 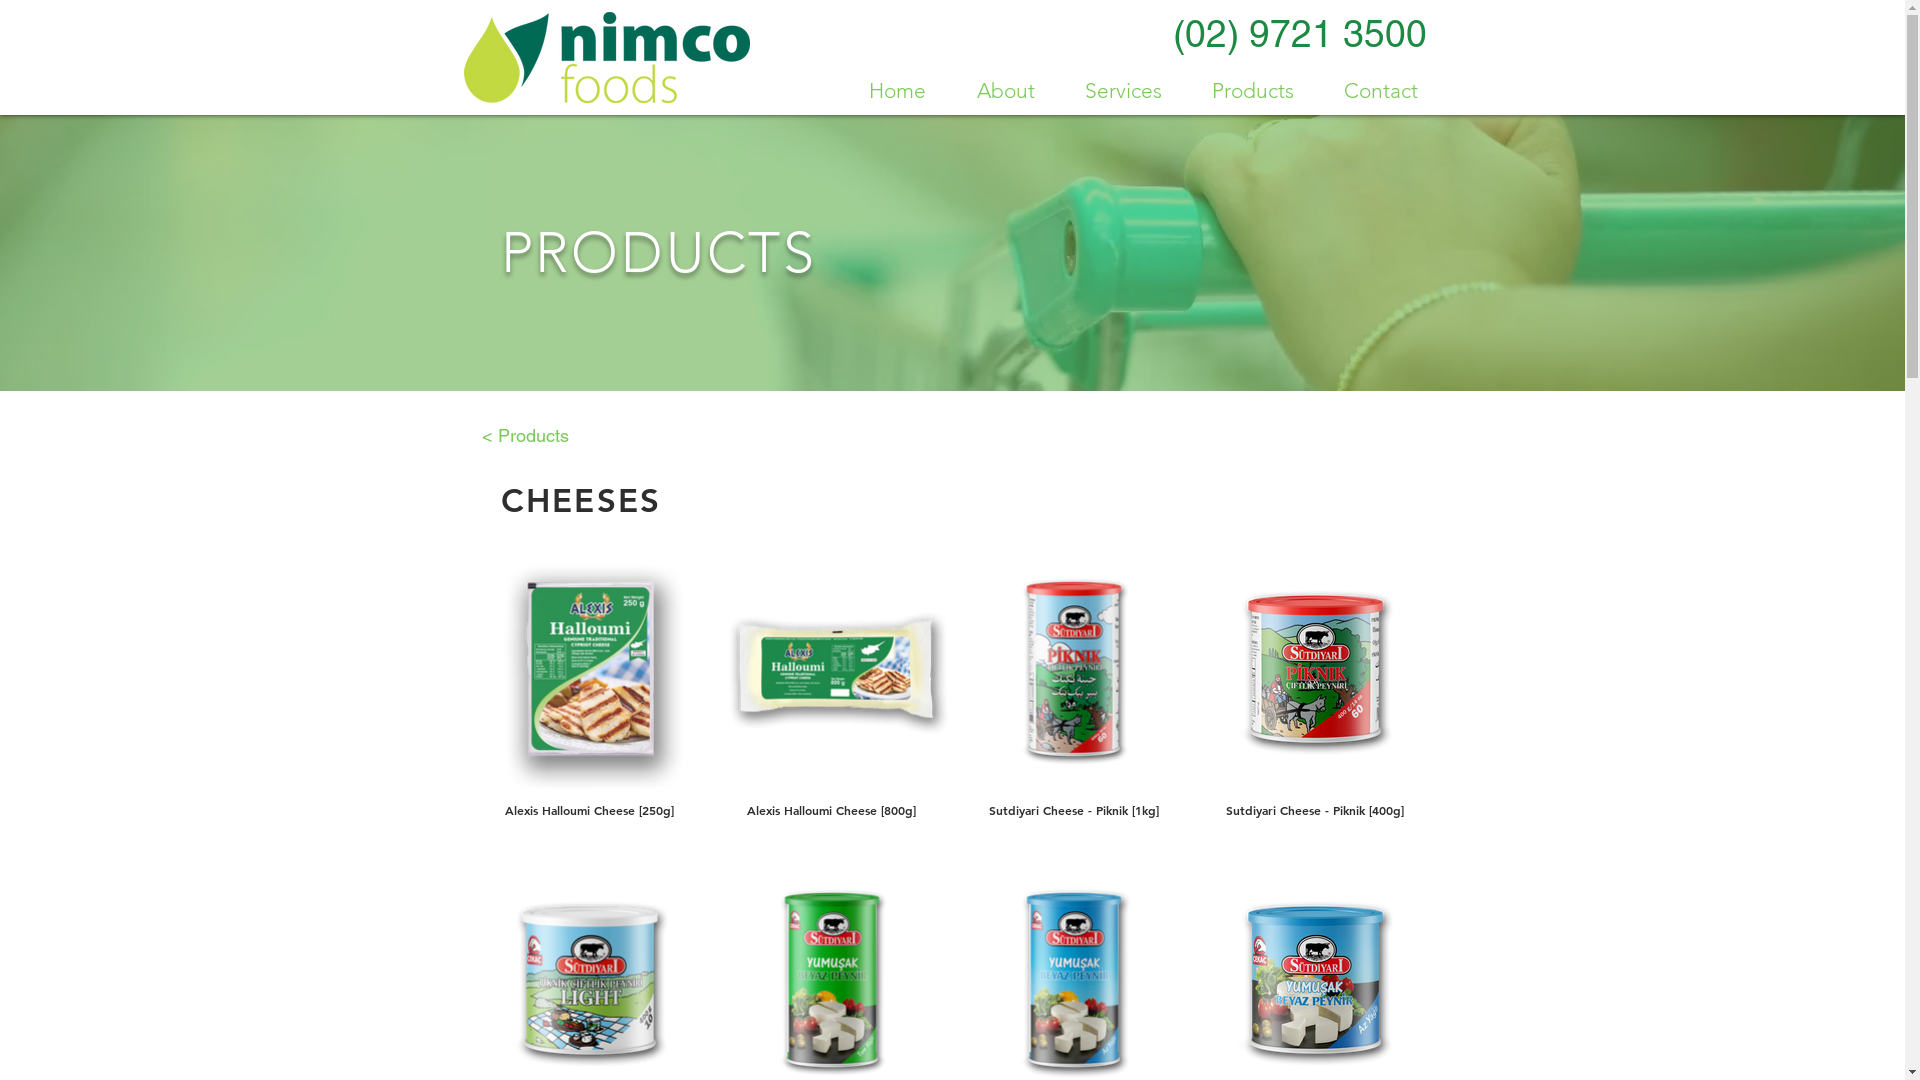 I want to click on '< Products', so click(x=525, y=434).